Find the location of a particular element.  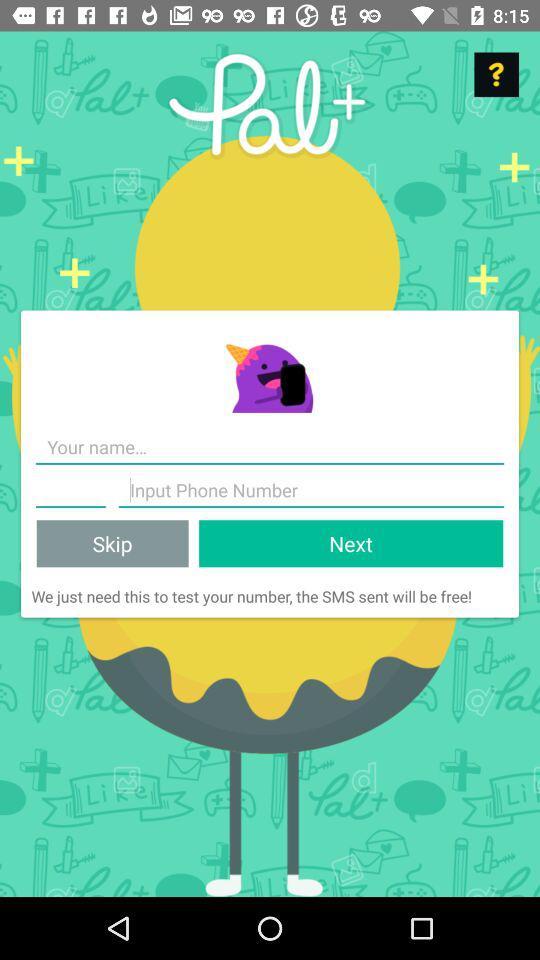

next is located at coordinates (350, 543).